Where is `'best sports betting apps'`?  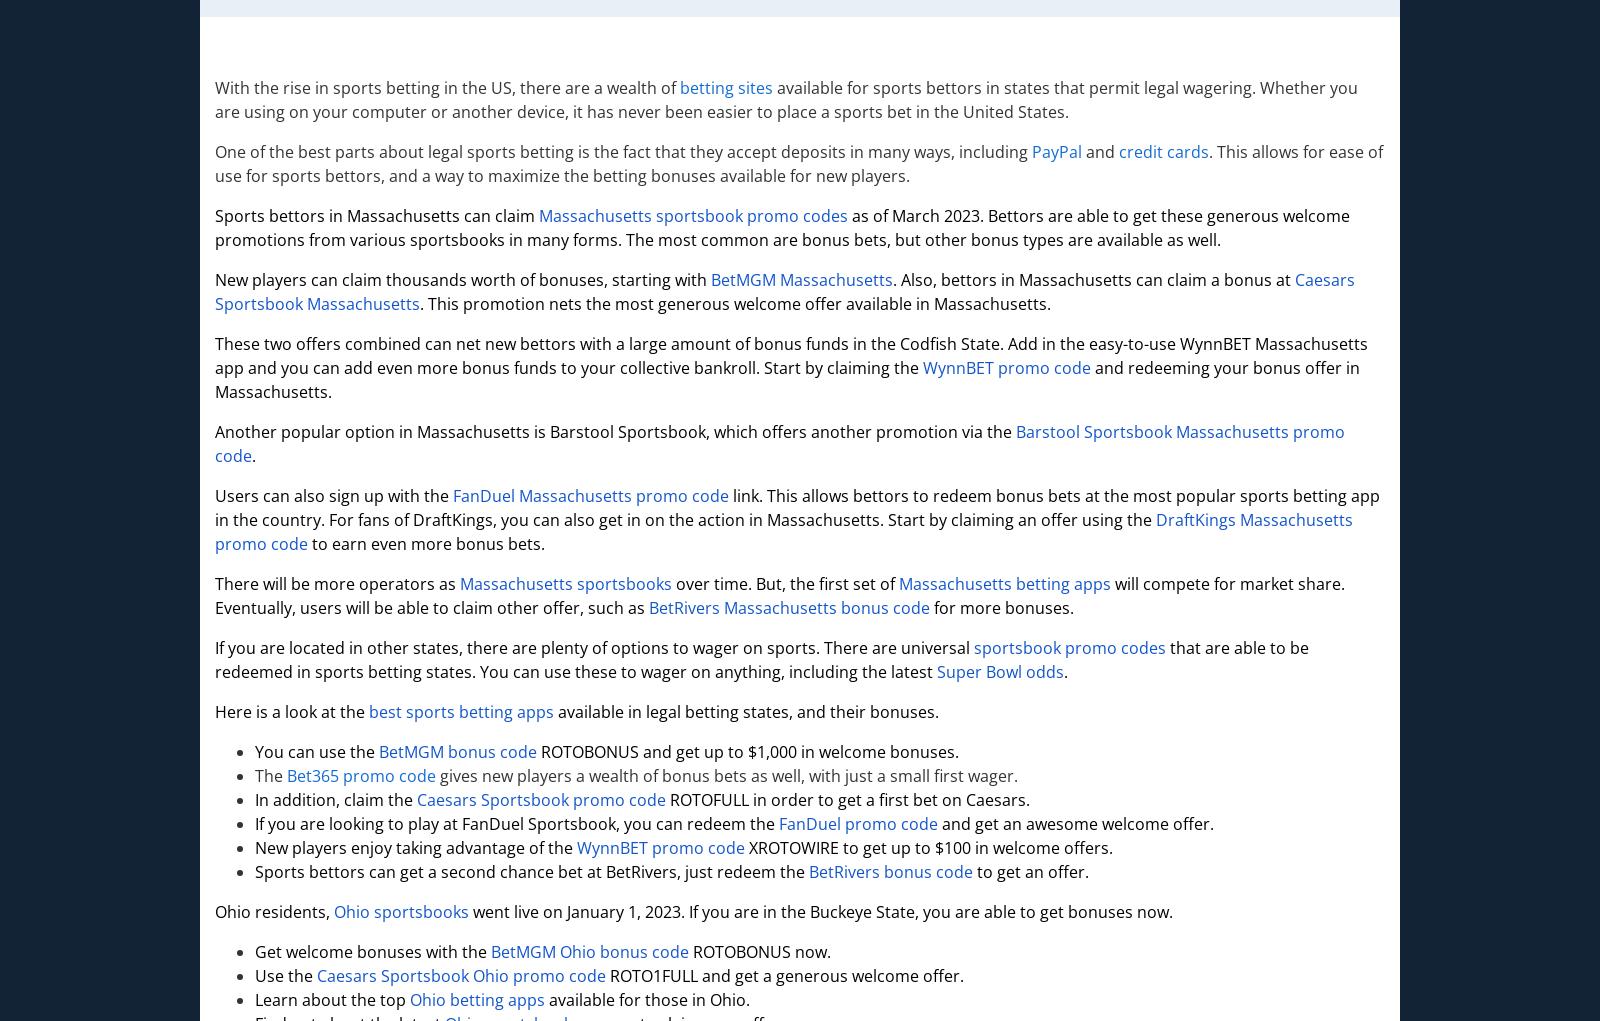 'best sports betting apps' is located at coordinates (460, 711).